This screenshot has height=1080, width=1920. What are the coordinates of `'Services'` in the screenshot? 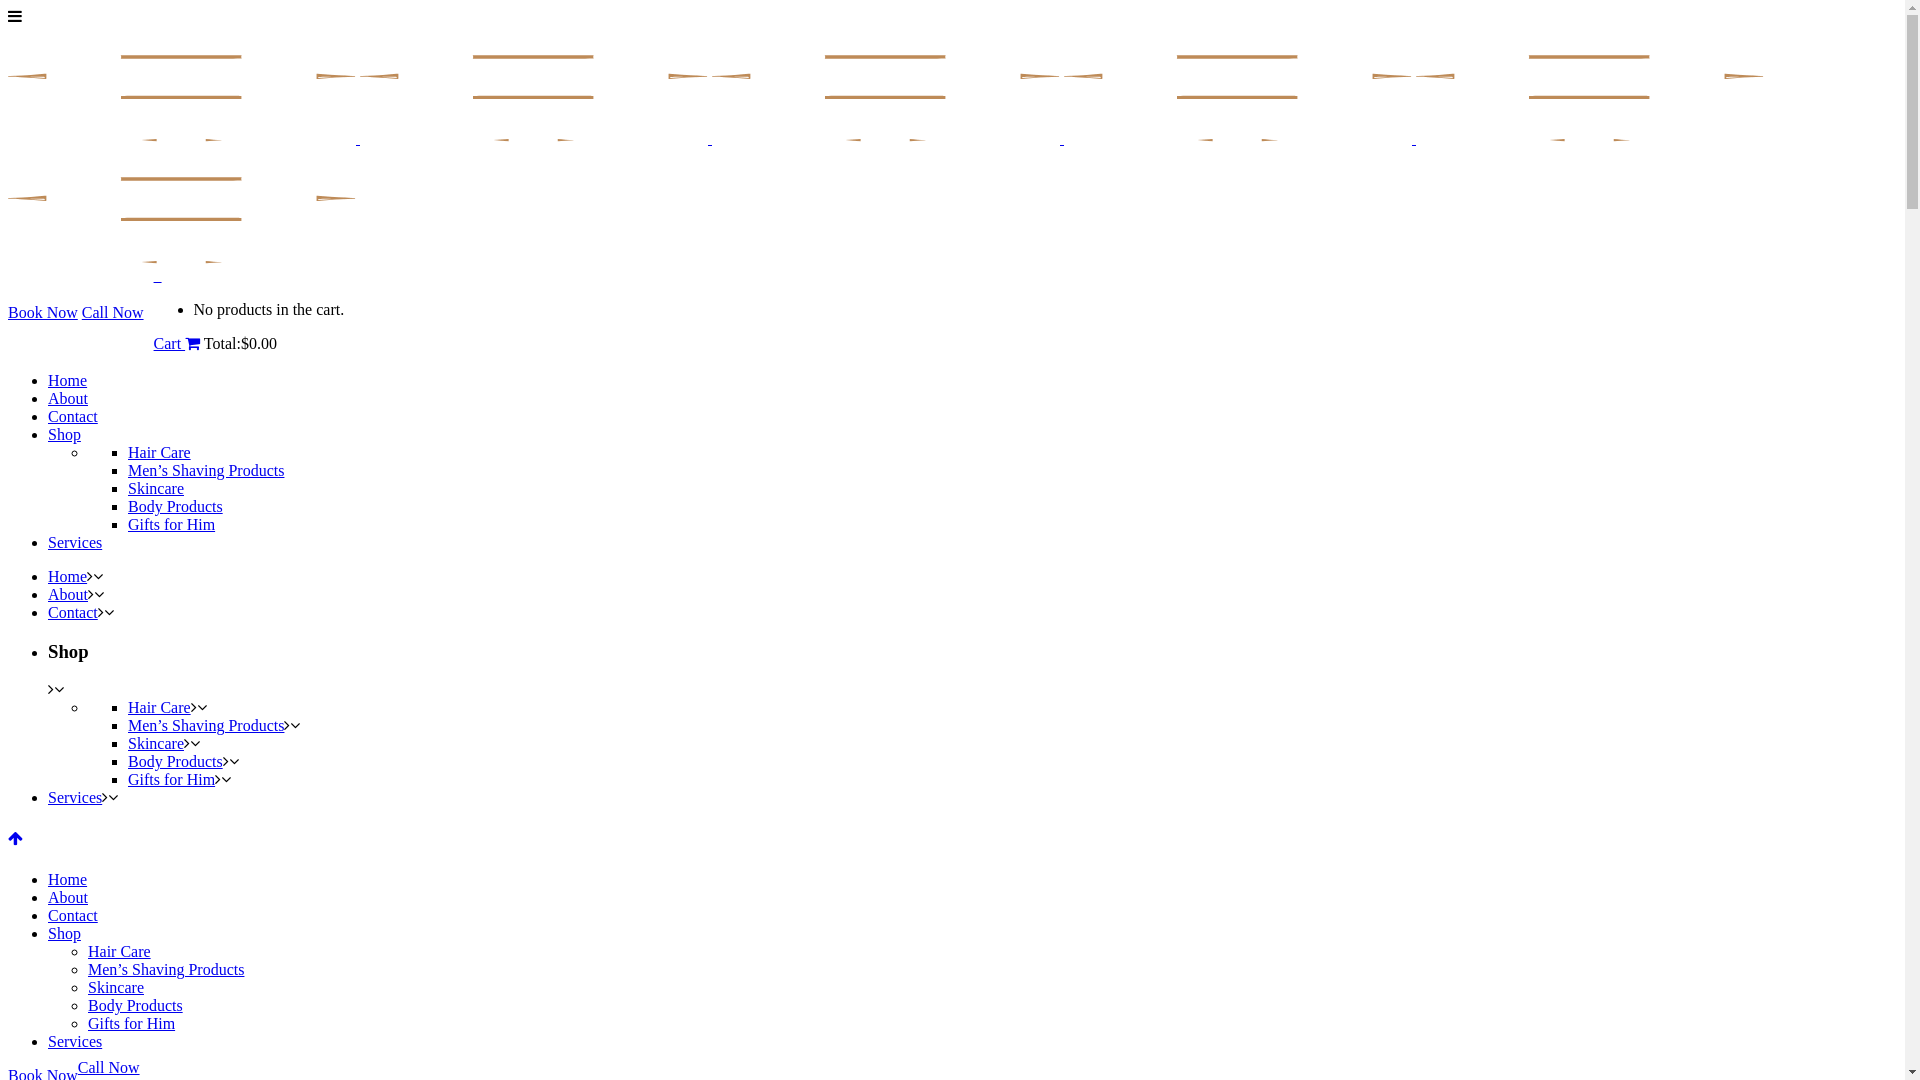 It's located at (75, 542).